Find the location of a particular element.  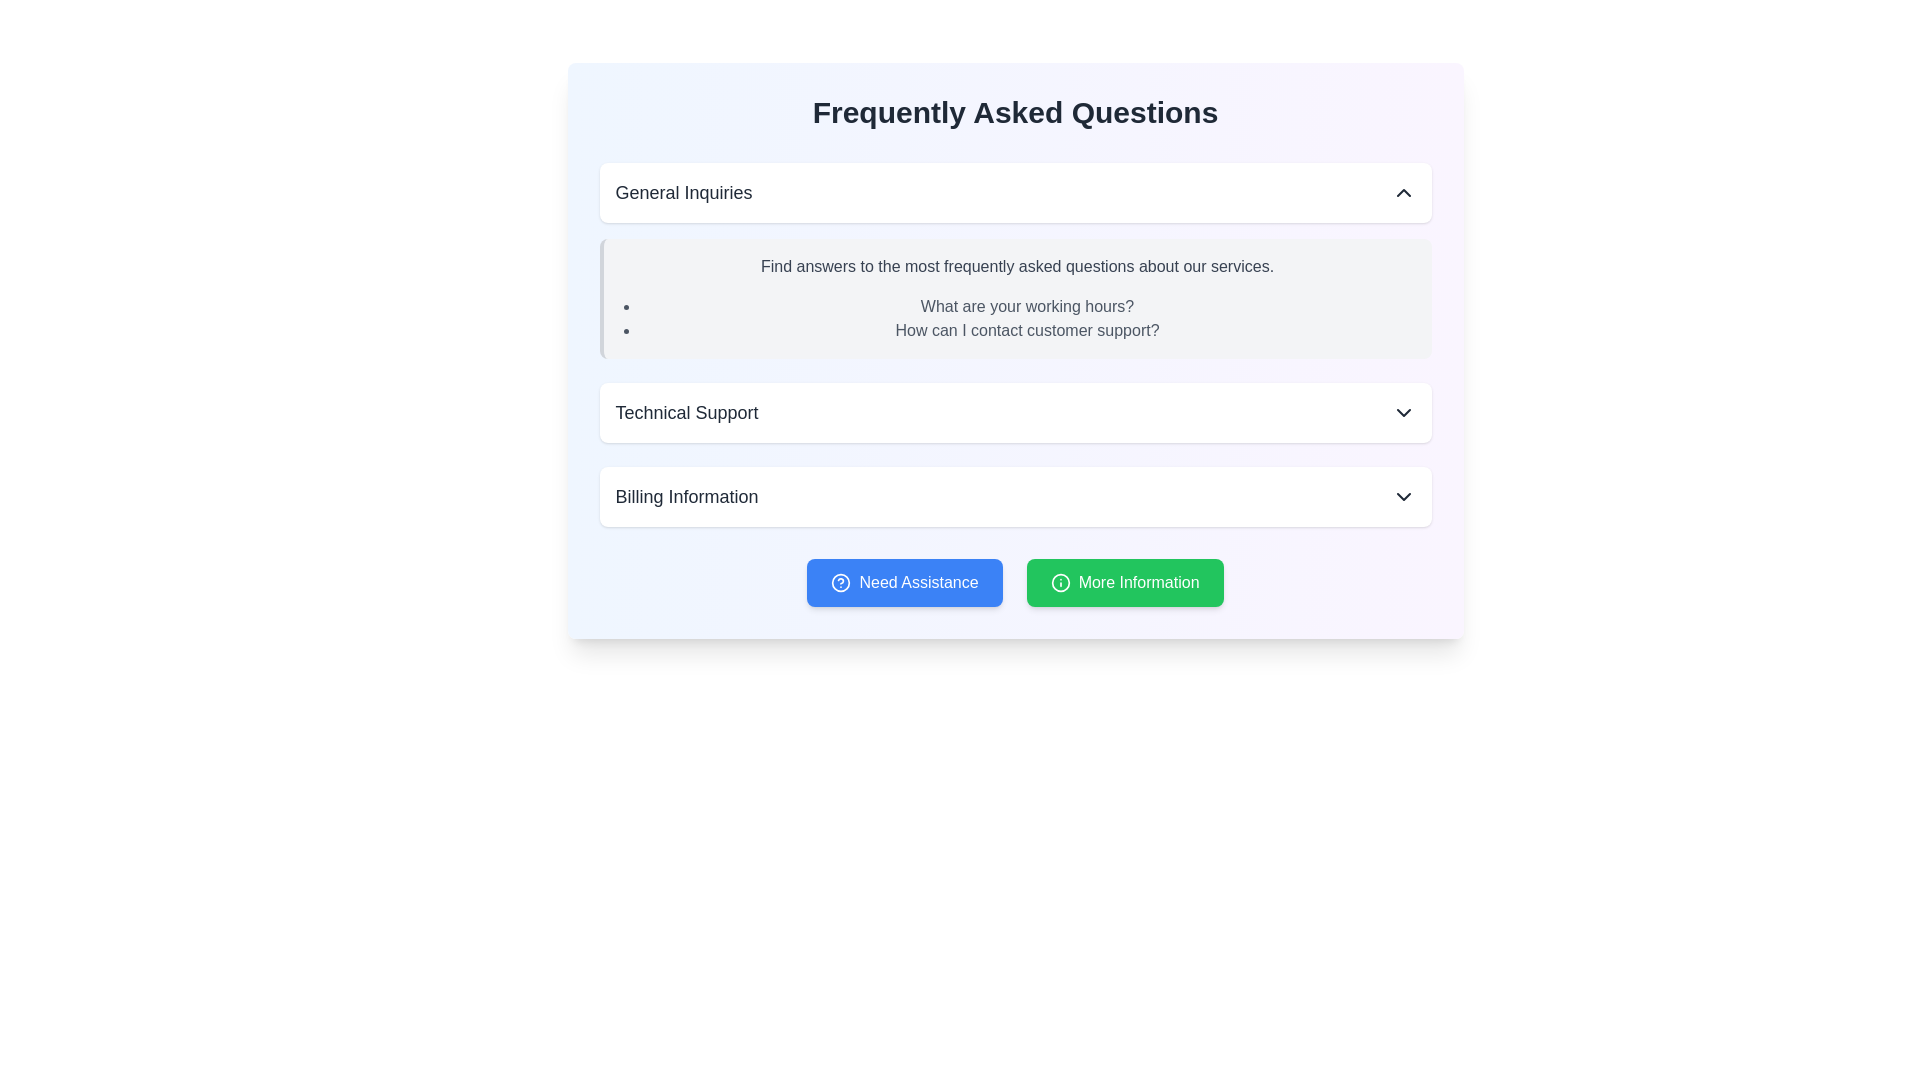

the upward-pointing chevron arrow icon located at the far right of the 'General Inquiries' section header, which signifies the possibility is located at coordinates (1402, 192).